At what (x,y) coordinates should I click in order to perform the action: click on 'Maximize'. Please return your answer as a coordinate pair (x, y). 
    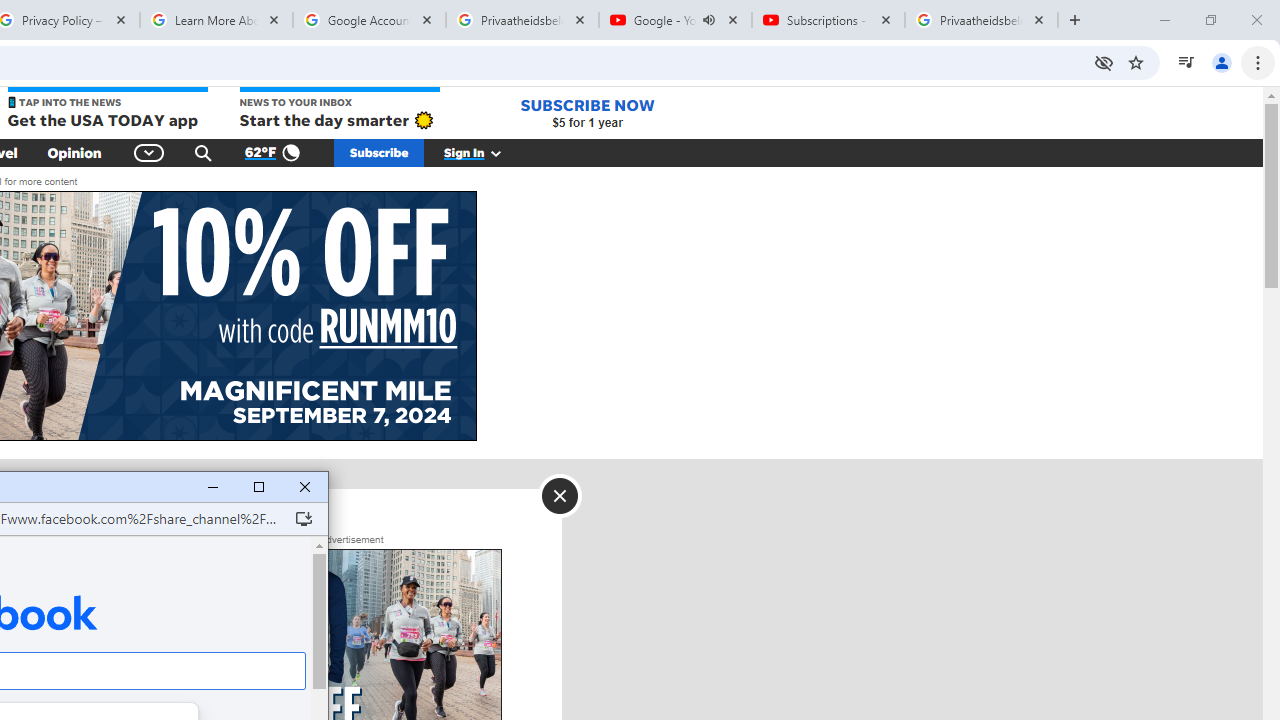
    Looking at the image, I should click on (257, 487).